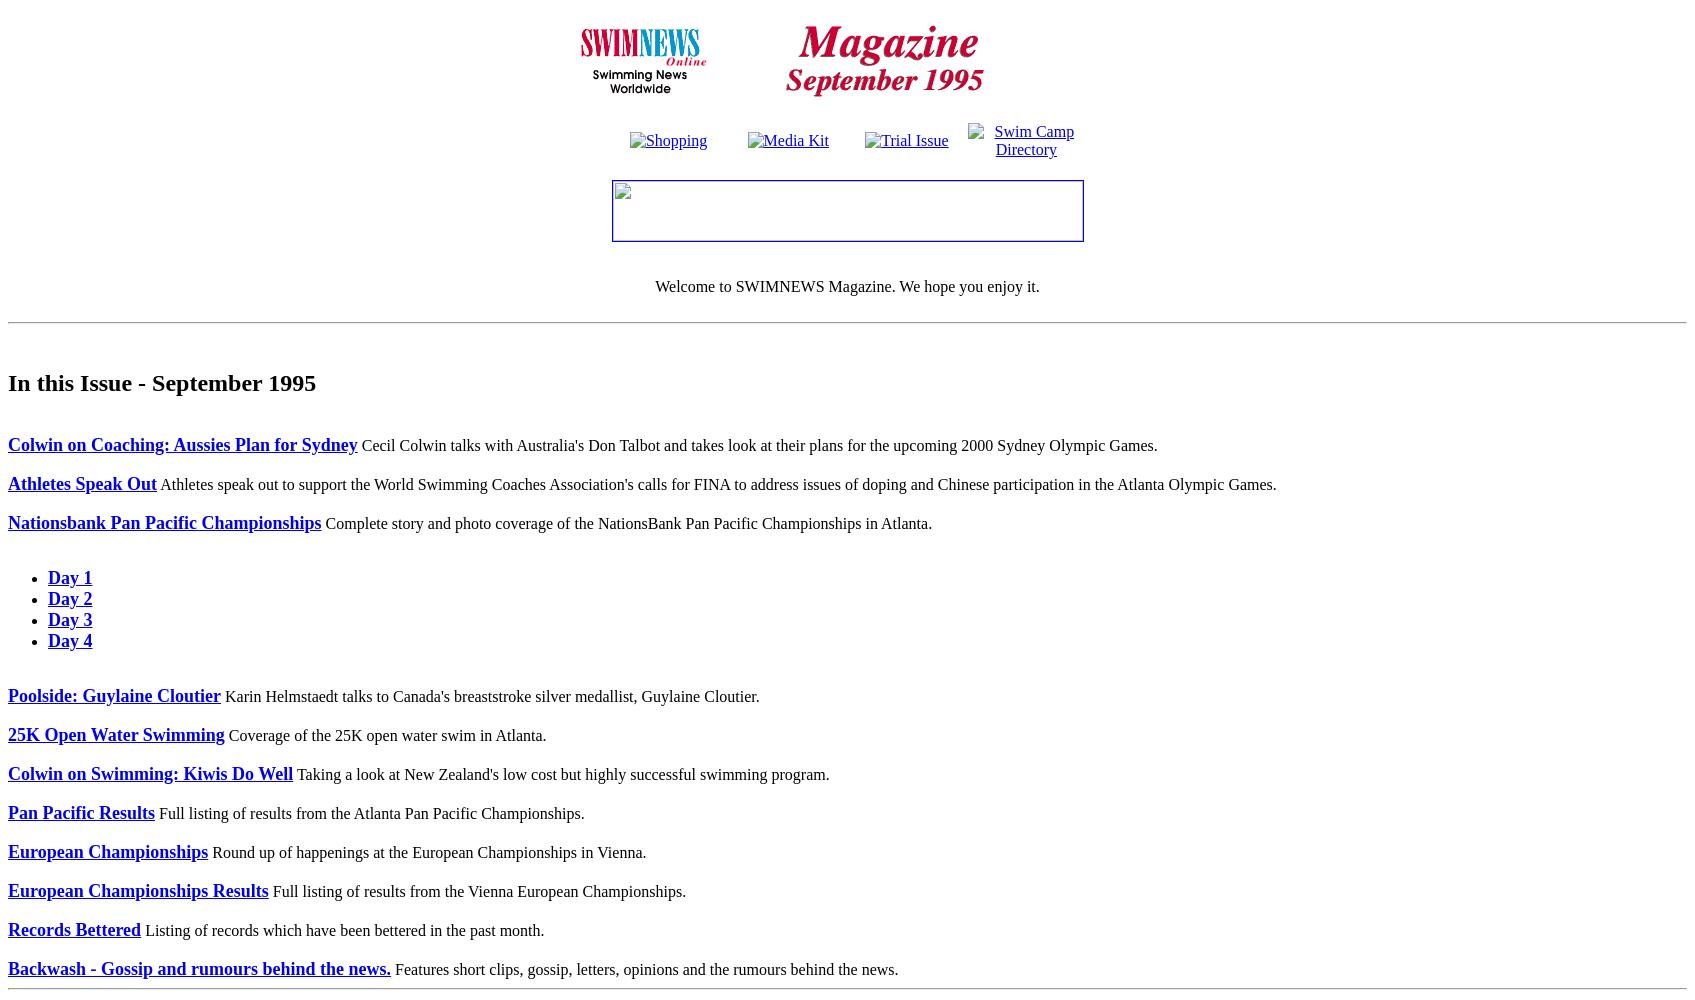 This screenshot has width=1695, height=1000. What do you see at coordinates (368, 812) in the screenshot?
I see `'Full listing of results from the Atlanta Pan Pacific Championships.'` at bounding box center [368, 812].